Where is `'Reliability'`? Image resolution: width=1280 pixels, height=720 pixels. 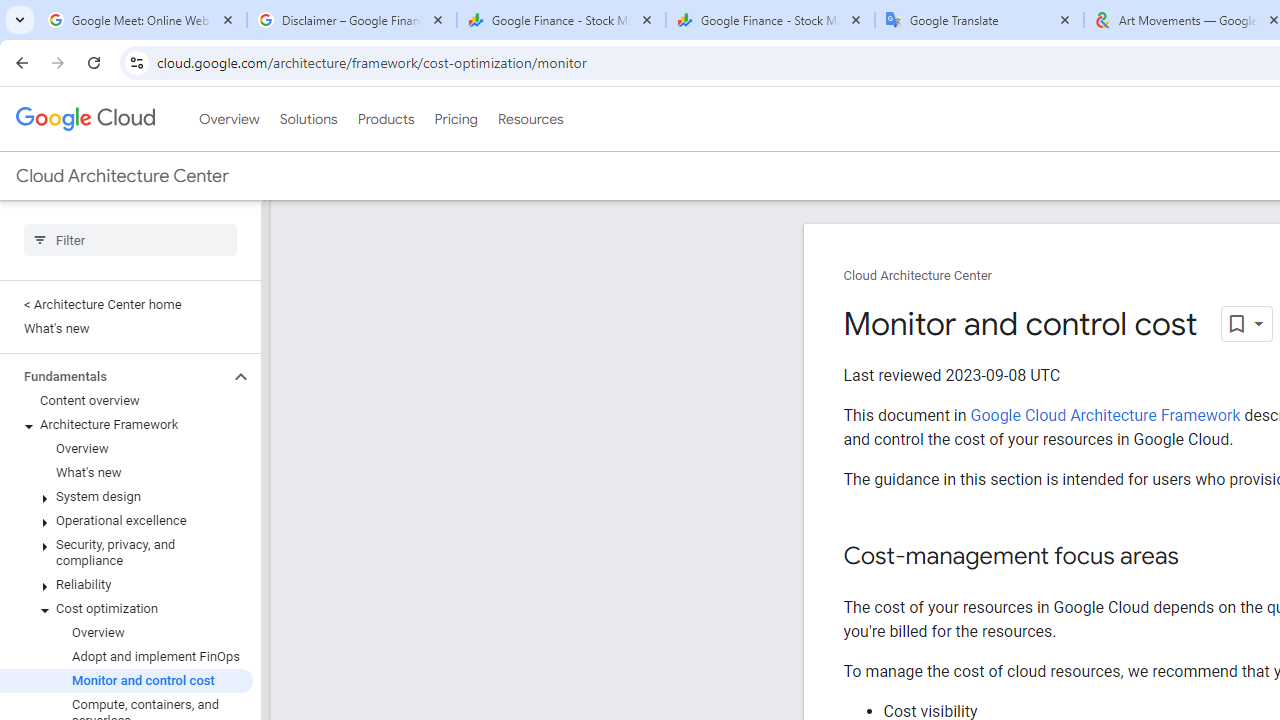
'Reliability' is located at coordinates (125, 585).